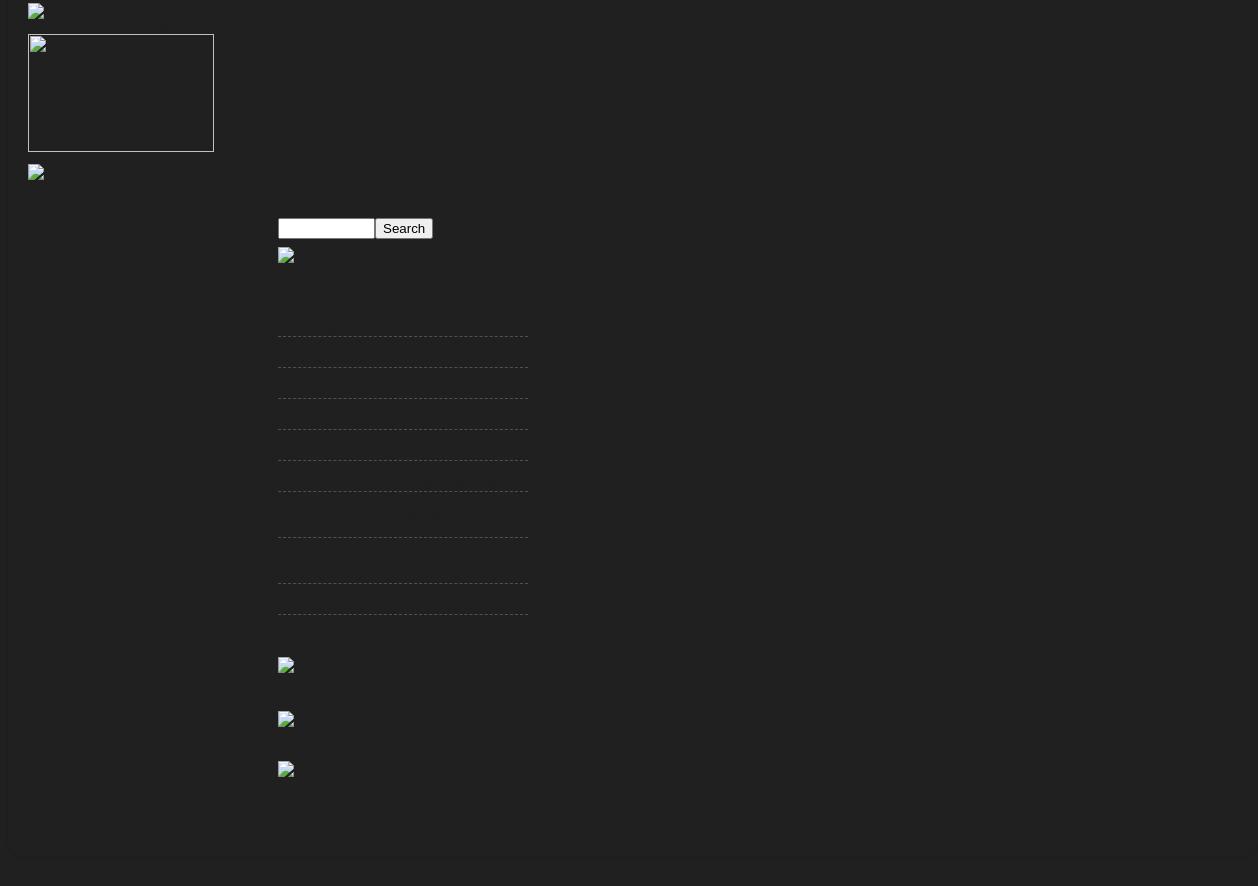 The image size is (1258, 886). Describe the element at coordinates (346, 418) in the screenshot. I see `'A Steve McNair Cover-Up?'` at that location.